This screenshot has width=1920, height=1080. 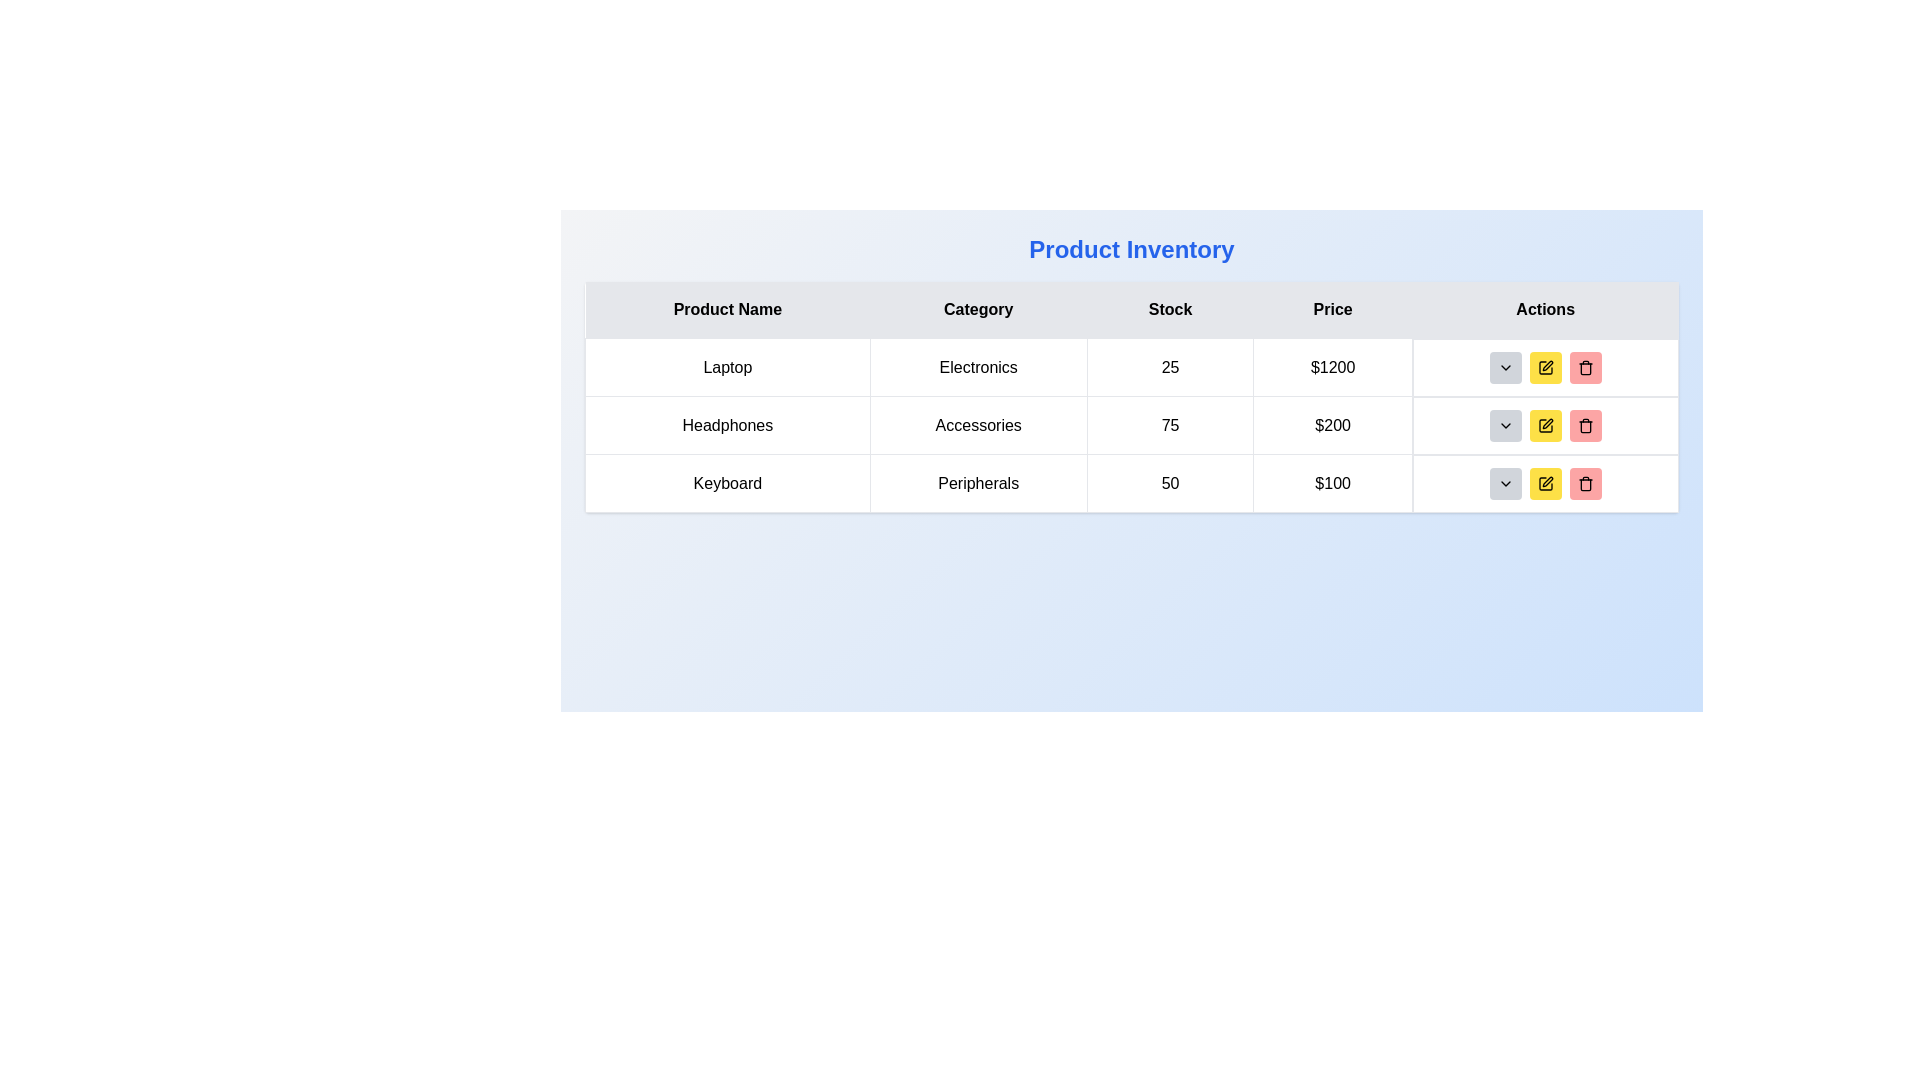 What do you see at coordinates (1584, 424) in the screenshot?
I see `the trash can icon button located in the 'Actions' column of the 'Product Inventory' table, specifically in the second row for 'Headphones'` at bounding box center [1584, 424].